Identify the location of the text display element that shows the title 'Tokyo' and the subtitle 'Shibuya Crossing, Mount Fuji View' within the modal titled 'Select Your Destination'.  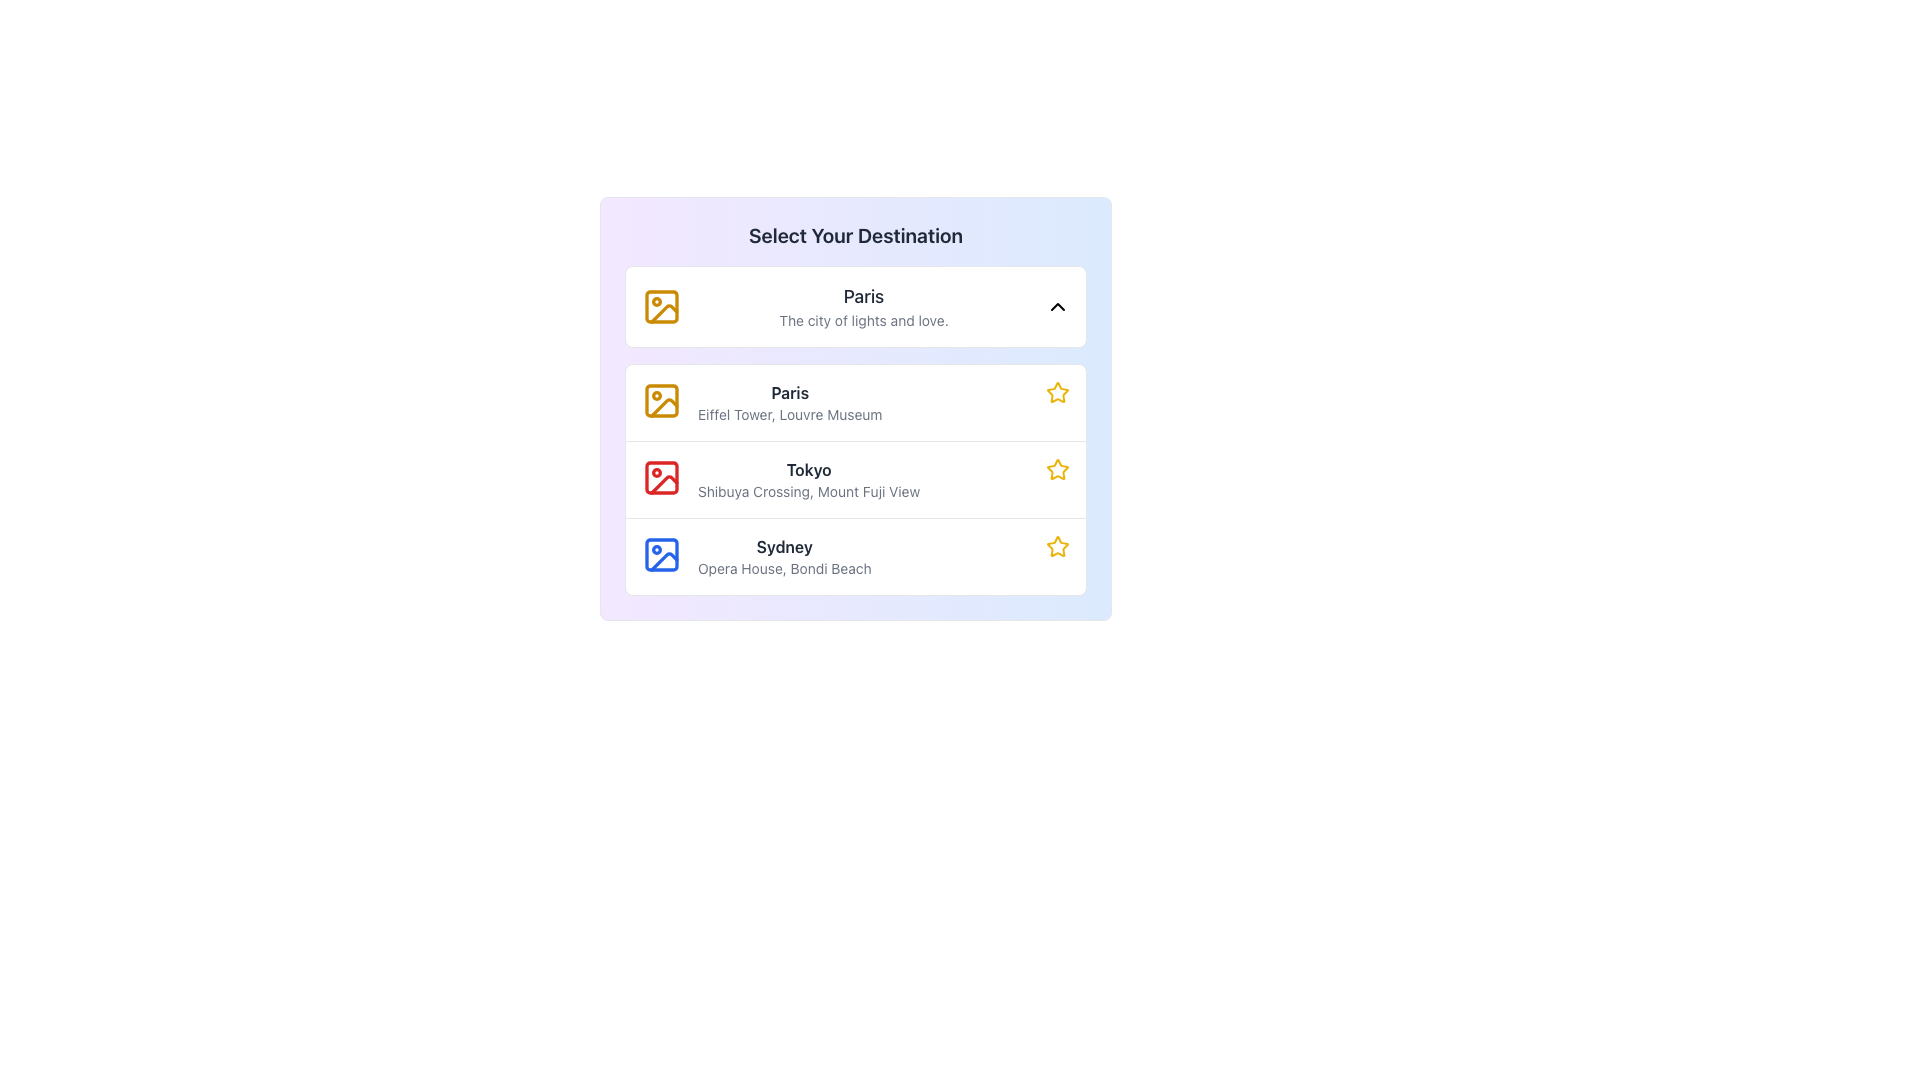
(809, 479).